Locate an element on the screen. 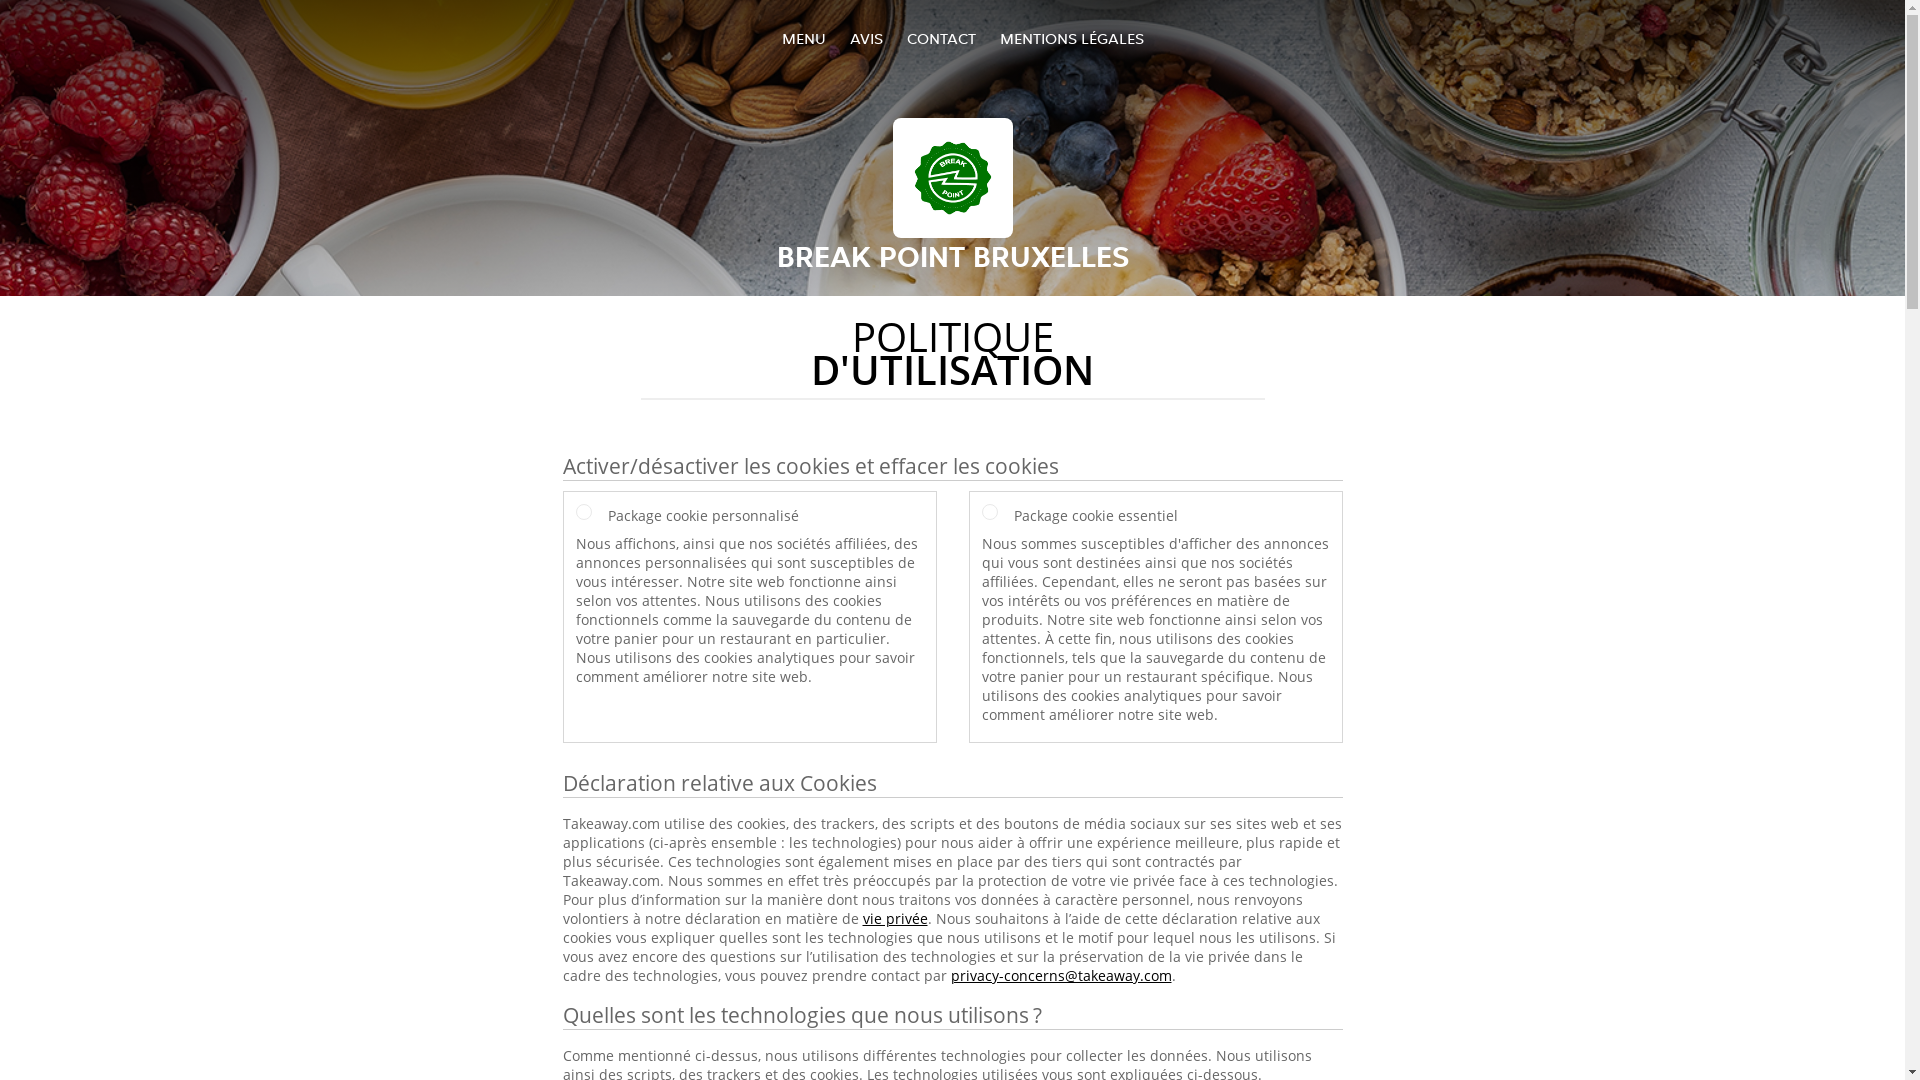 Image resolution: width=1920 pixels, height=1080 pixels. 'AVIS' is located at coordinates (866, 38).